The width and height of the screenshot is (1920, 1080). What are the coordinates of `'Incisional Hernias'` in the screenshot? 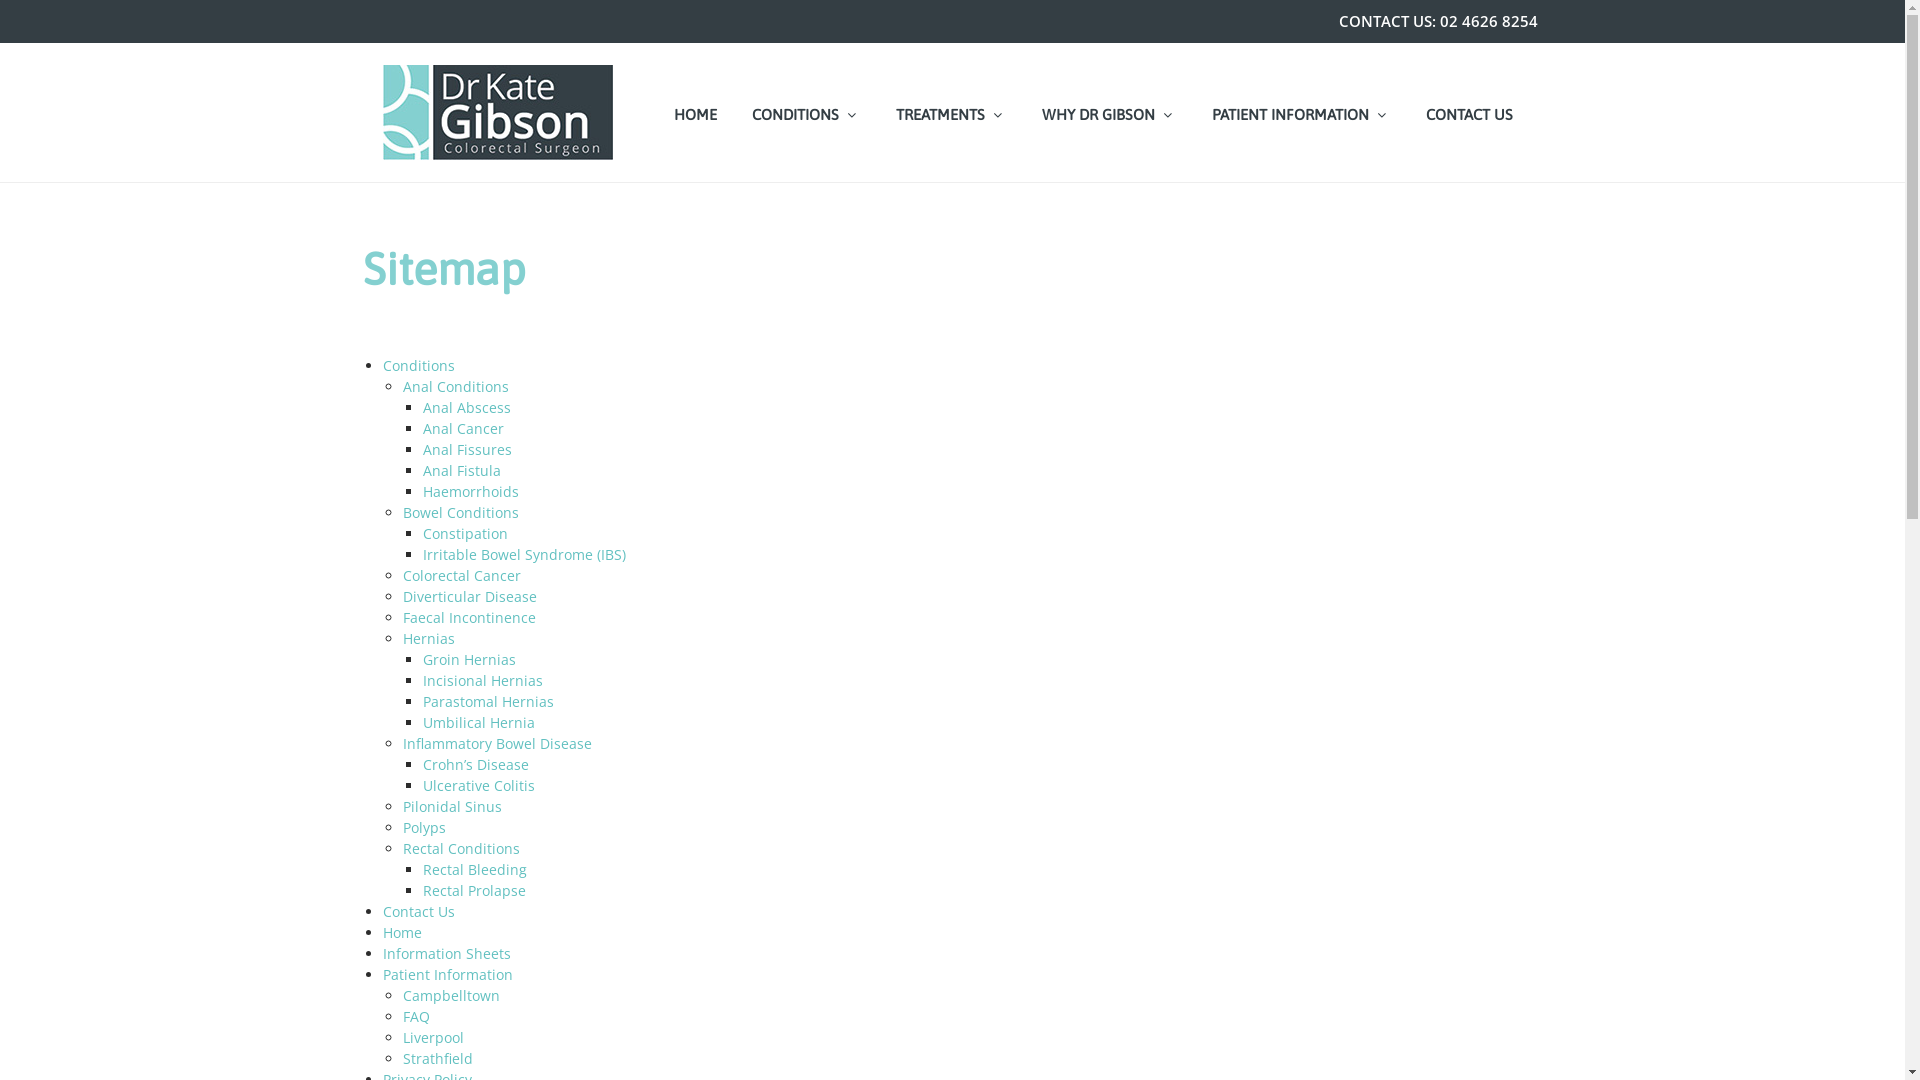 It's located at (481, 679).